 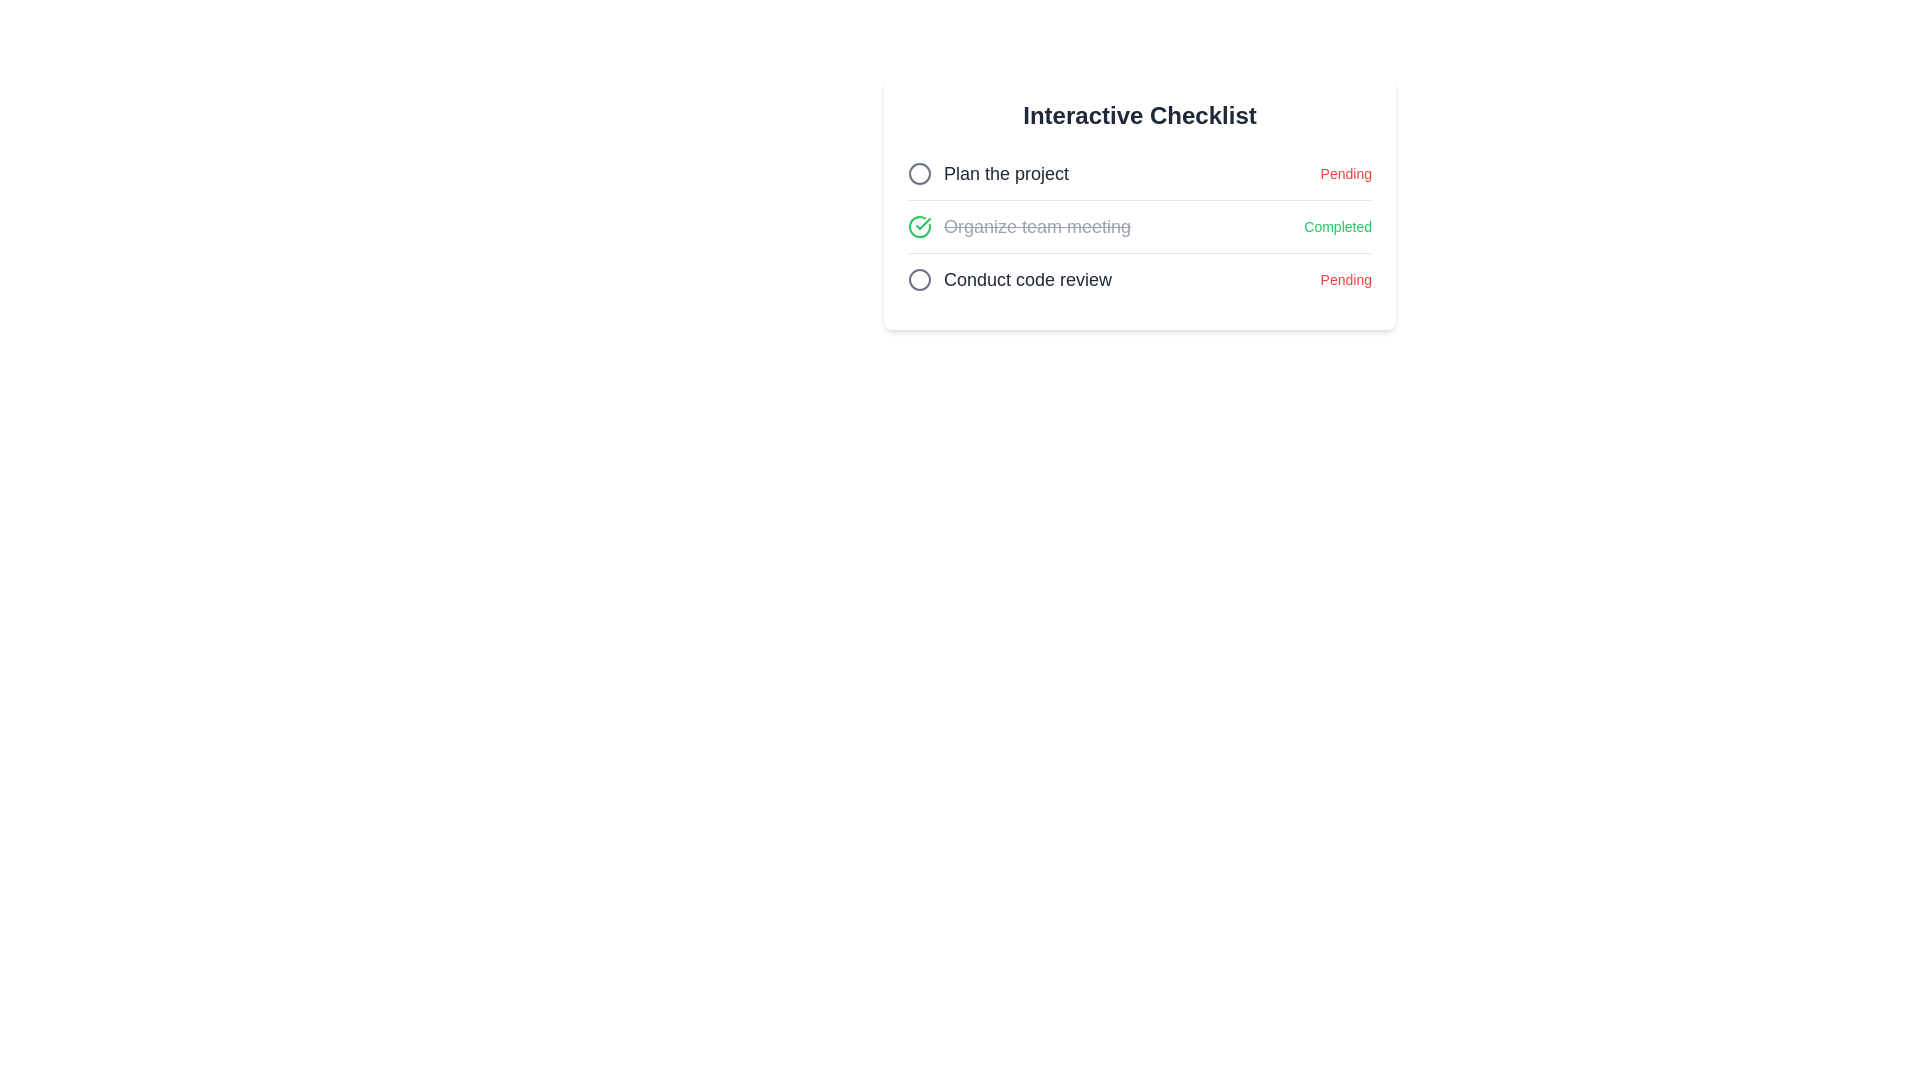 I want to click on the Text Label indicating the status of the 'Conduct code review' task located in the bottom row of the checklist, so click(x=1346, y=280).